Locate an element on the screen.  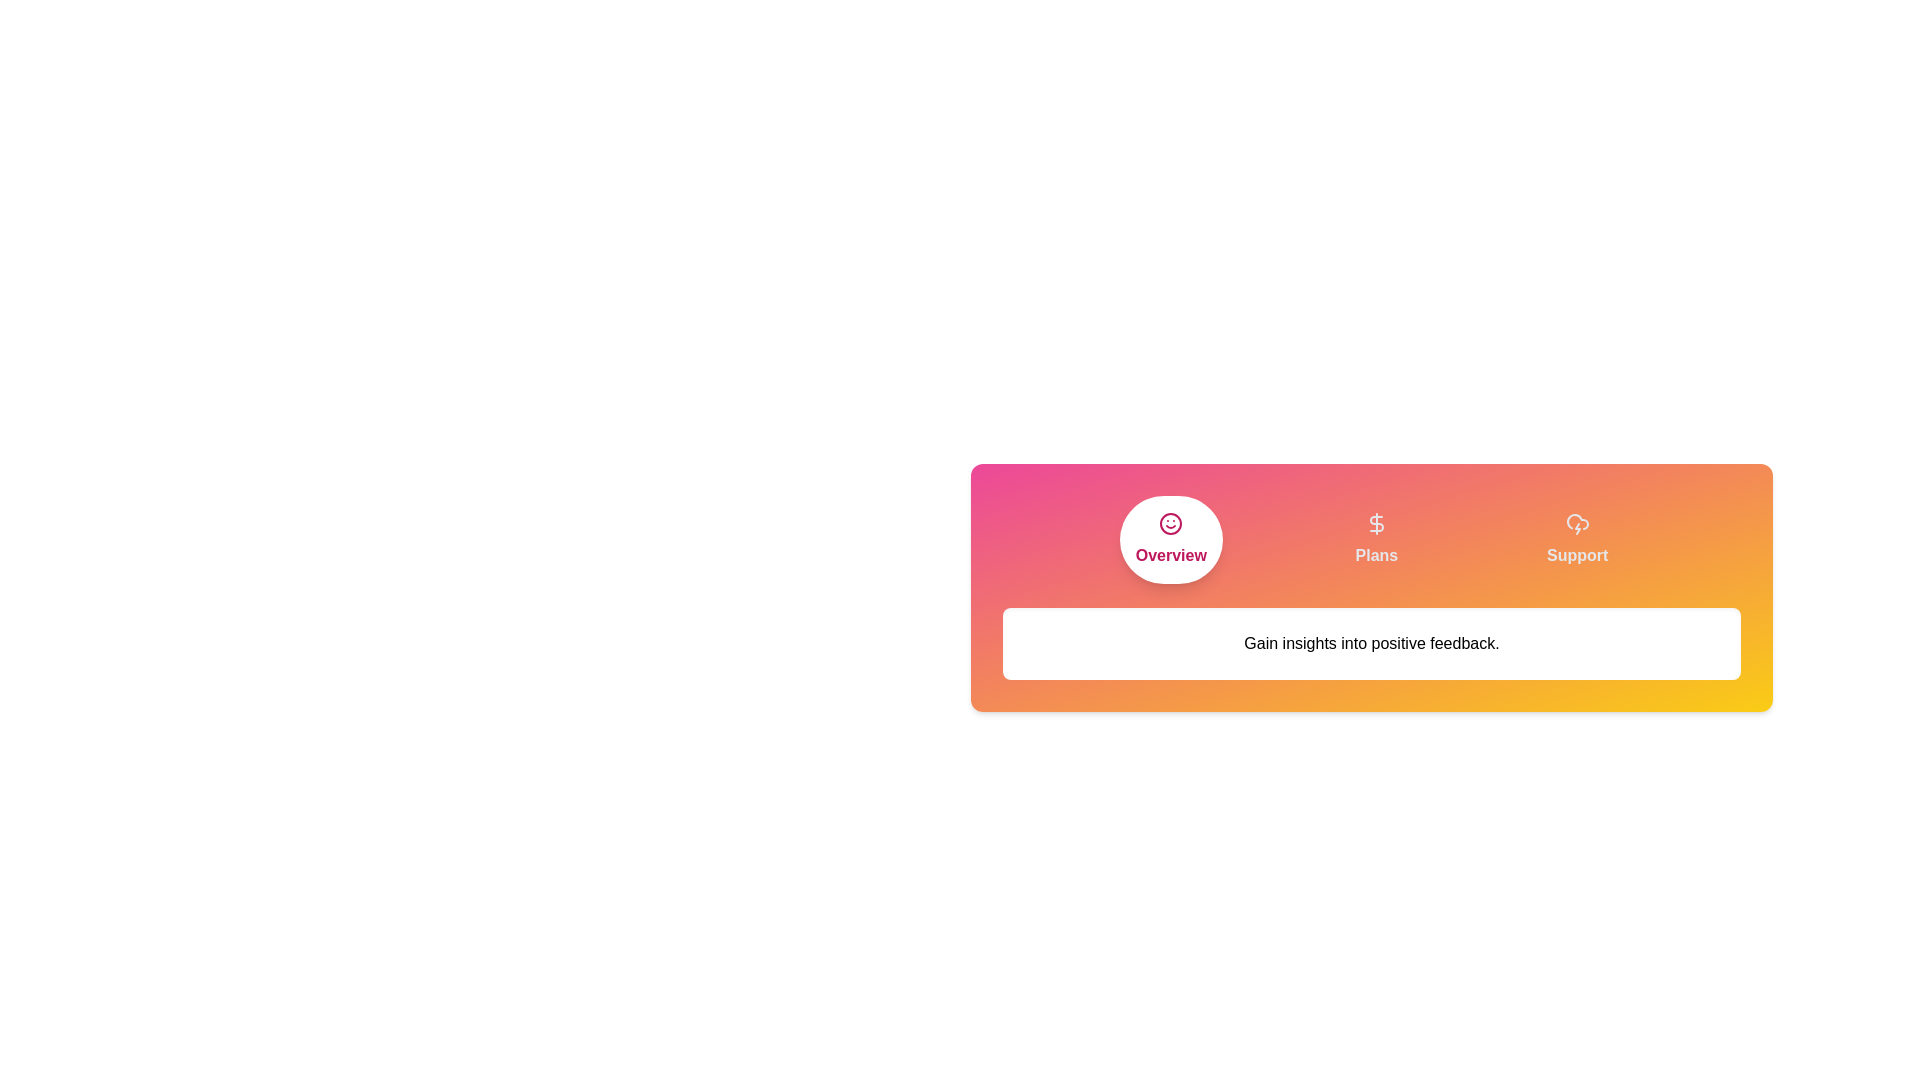
the Overview tab is located at coordinates (1171, 540).